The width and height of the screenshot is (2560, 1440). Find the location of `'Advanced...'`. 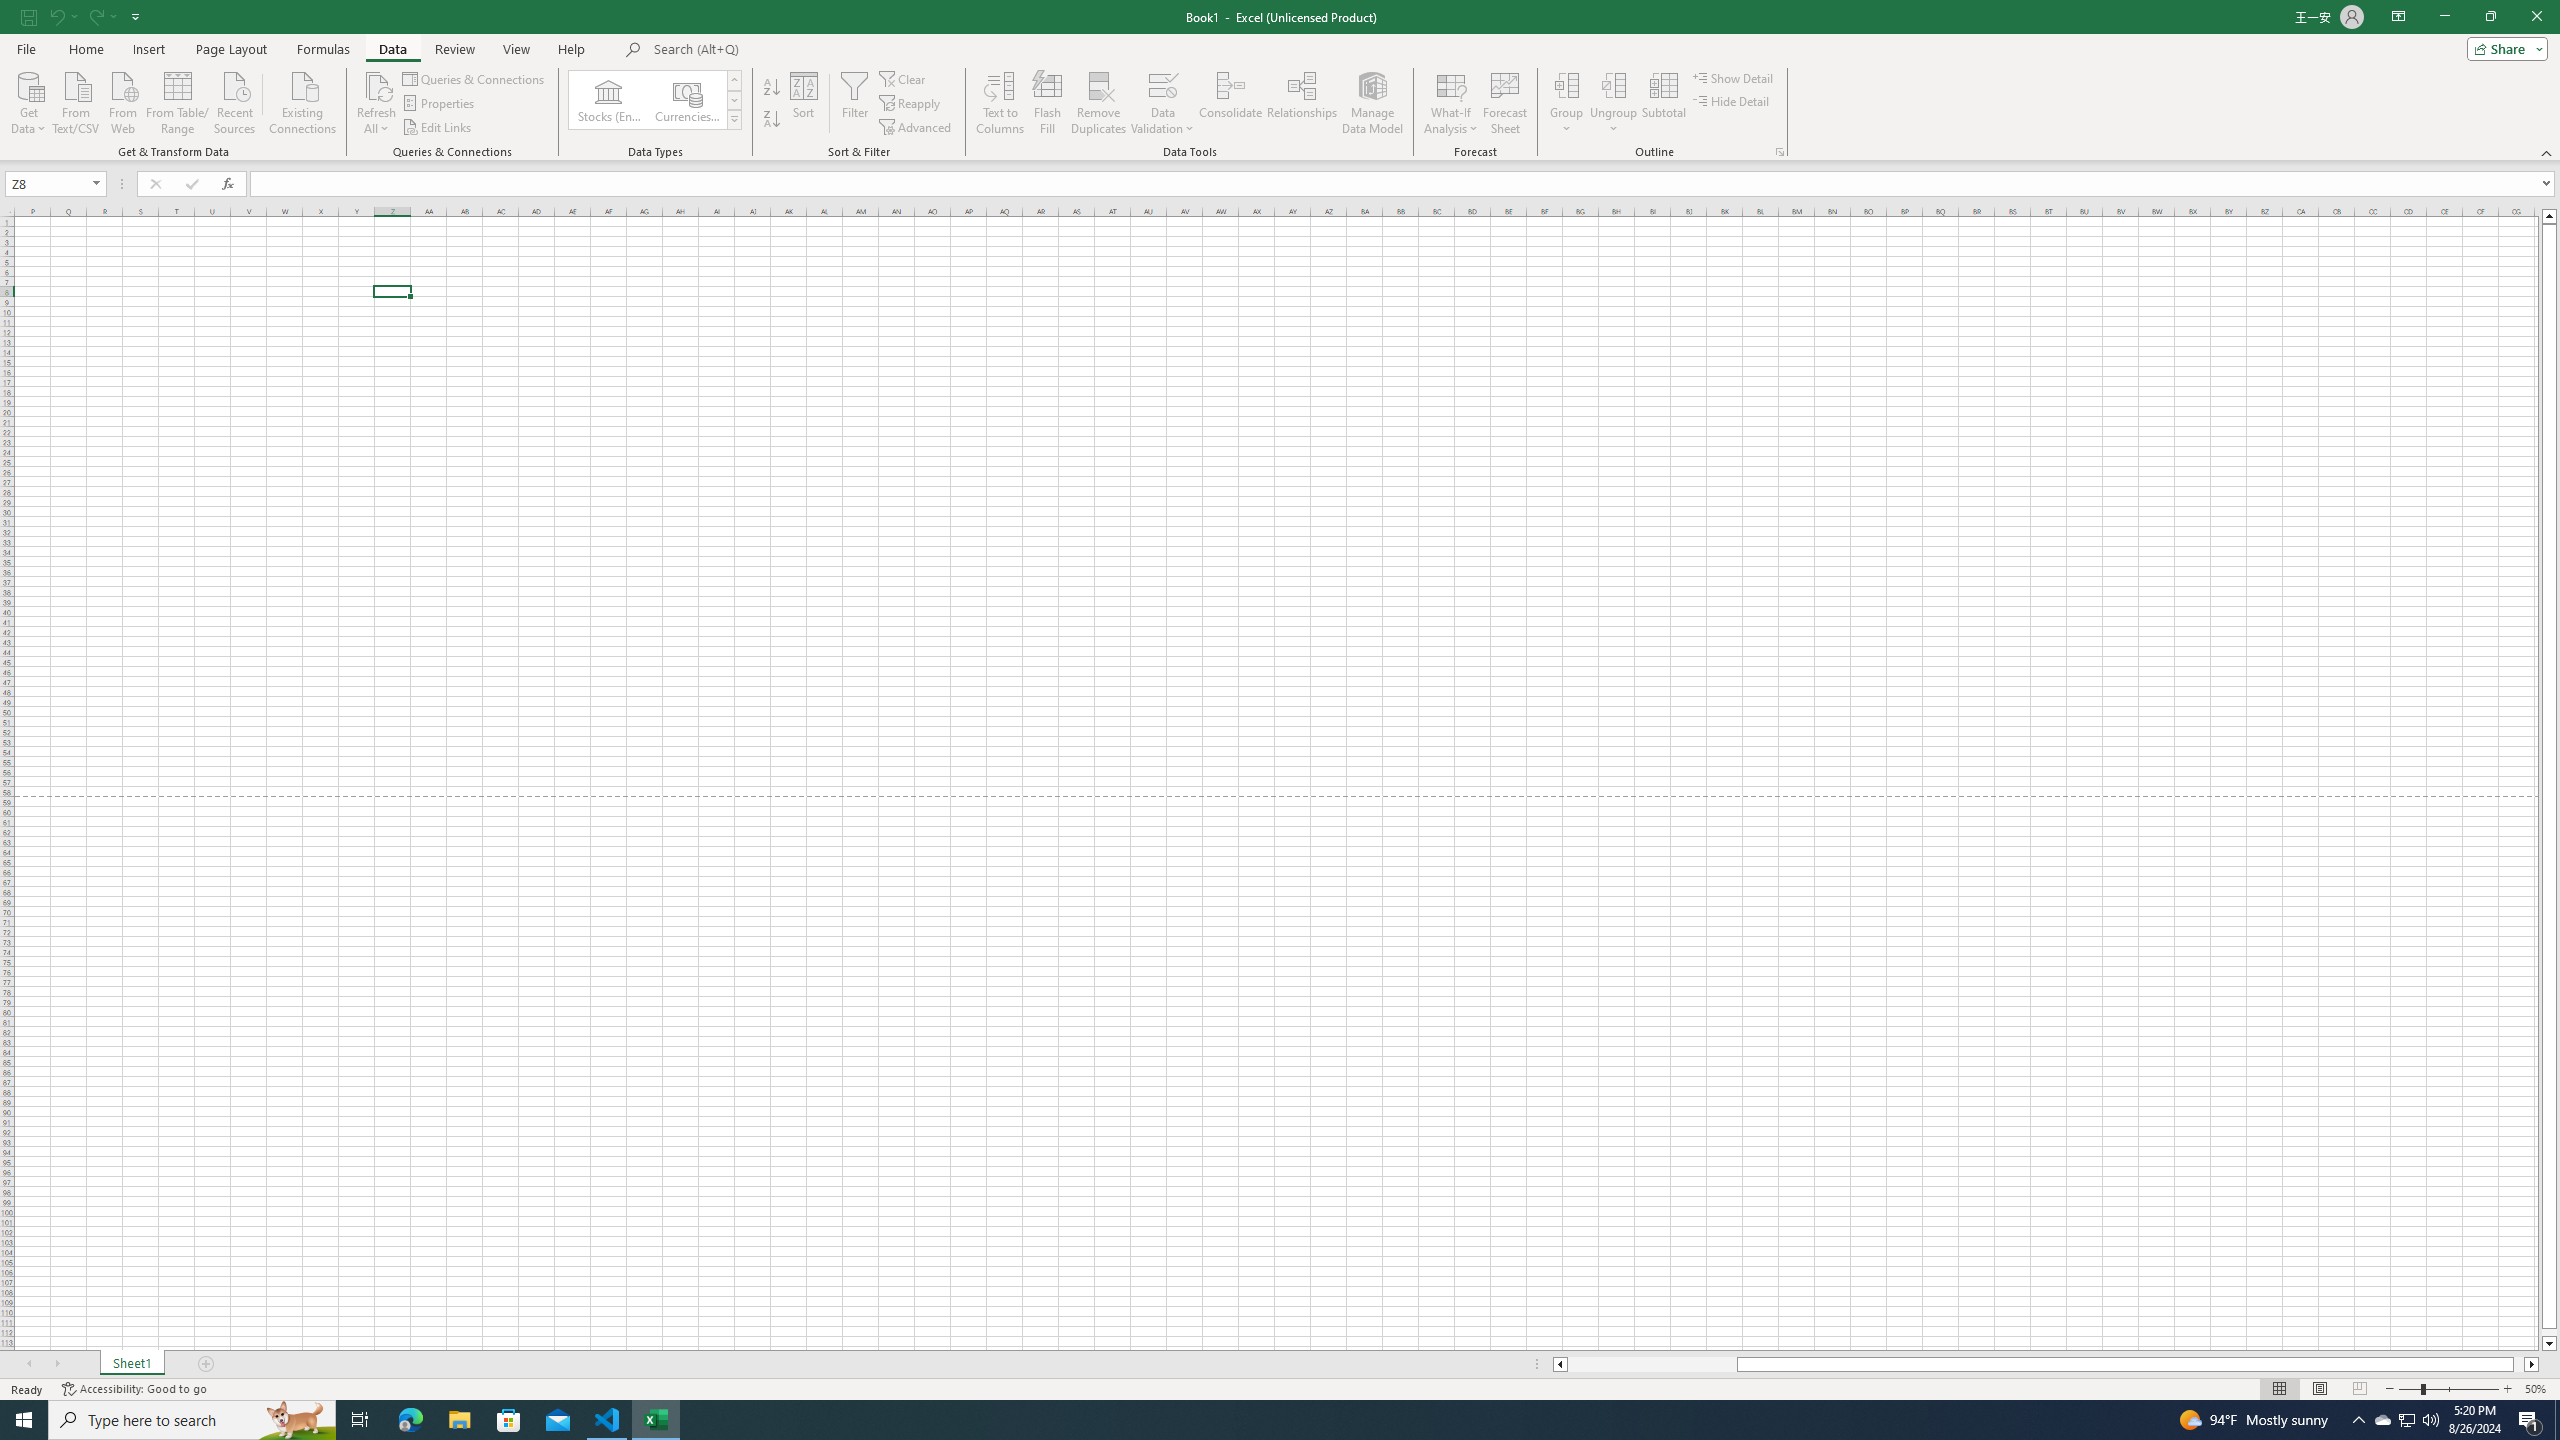

'Advanced...' is located at coordinates (916, 127).